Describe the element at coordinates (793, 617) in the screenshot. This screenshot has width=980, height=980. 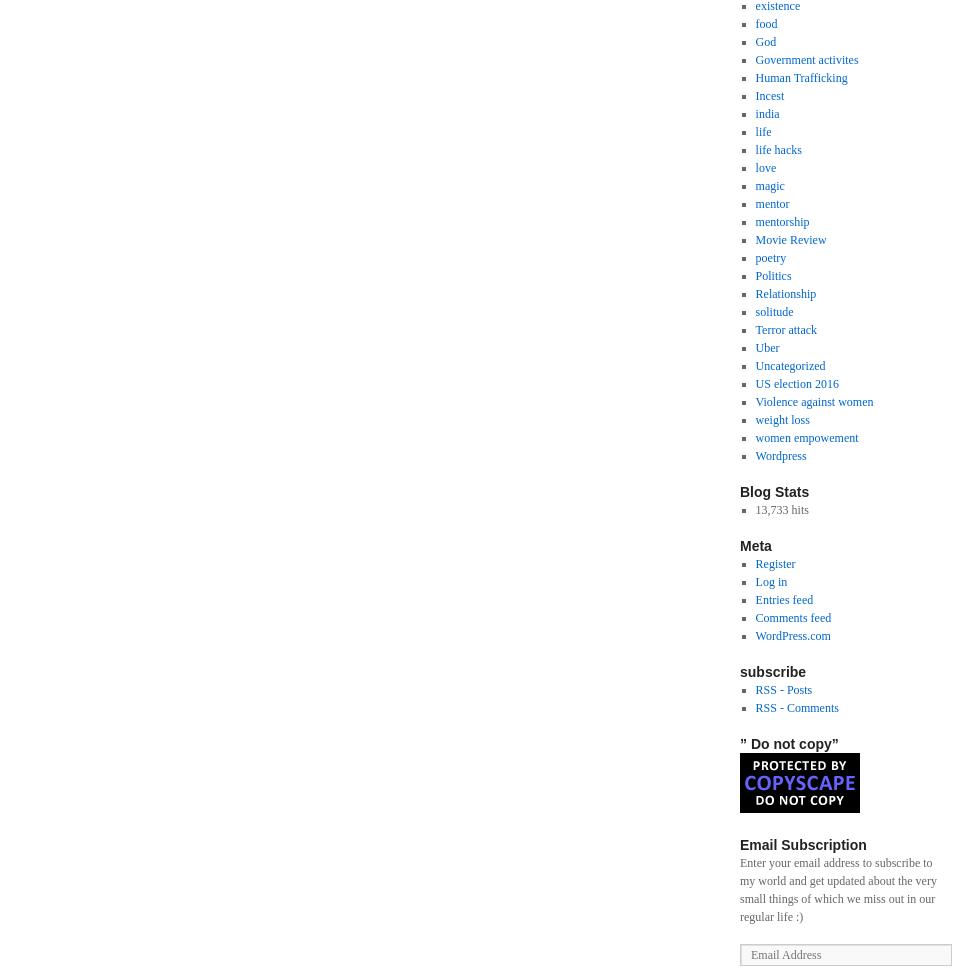
I see `'Comments feed'` at that location.